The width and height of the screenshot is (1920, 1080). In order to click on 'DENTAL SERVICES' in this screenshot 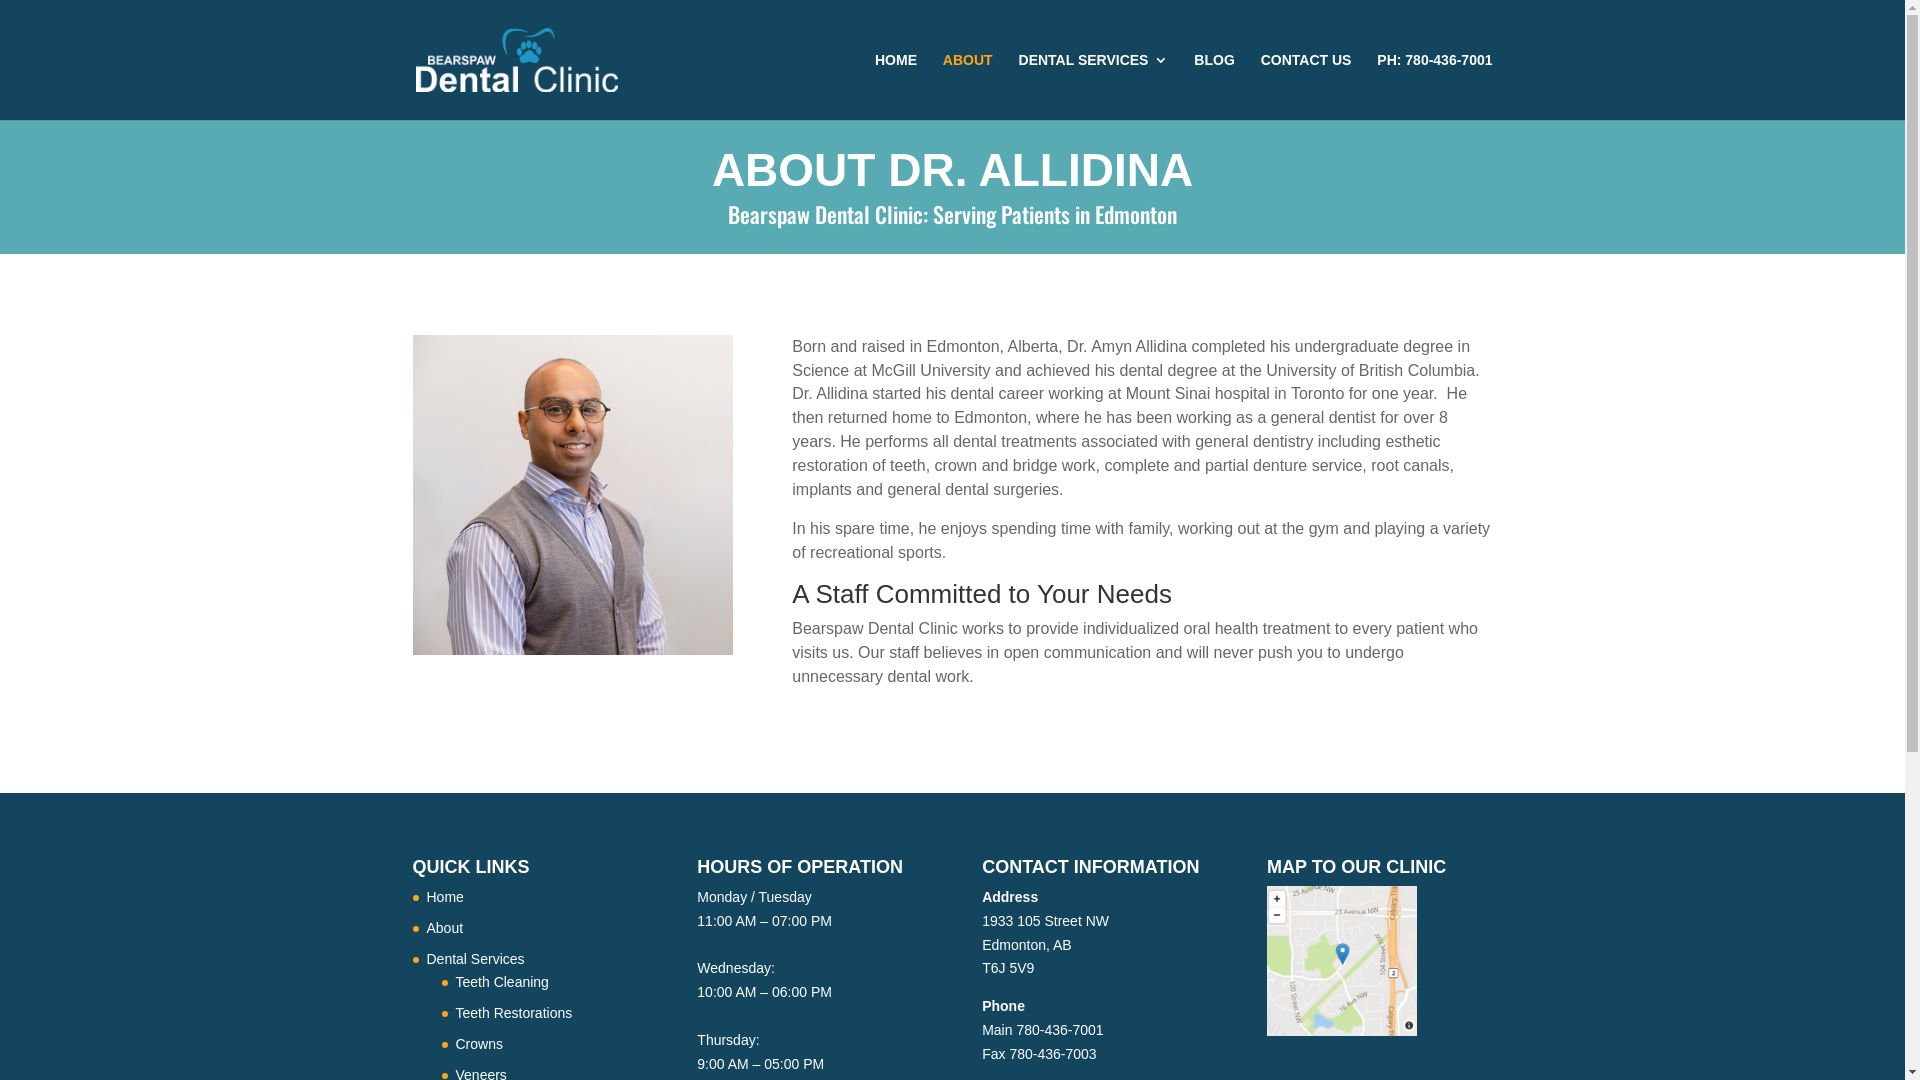, I will do `click(1018, 85)`.